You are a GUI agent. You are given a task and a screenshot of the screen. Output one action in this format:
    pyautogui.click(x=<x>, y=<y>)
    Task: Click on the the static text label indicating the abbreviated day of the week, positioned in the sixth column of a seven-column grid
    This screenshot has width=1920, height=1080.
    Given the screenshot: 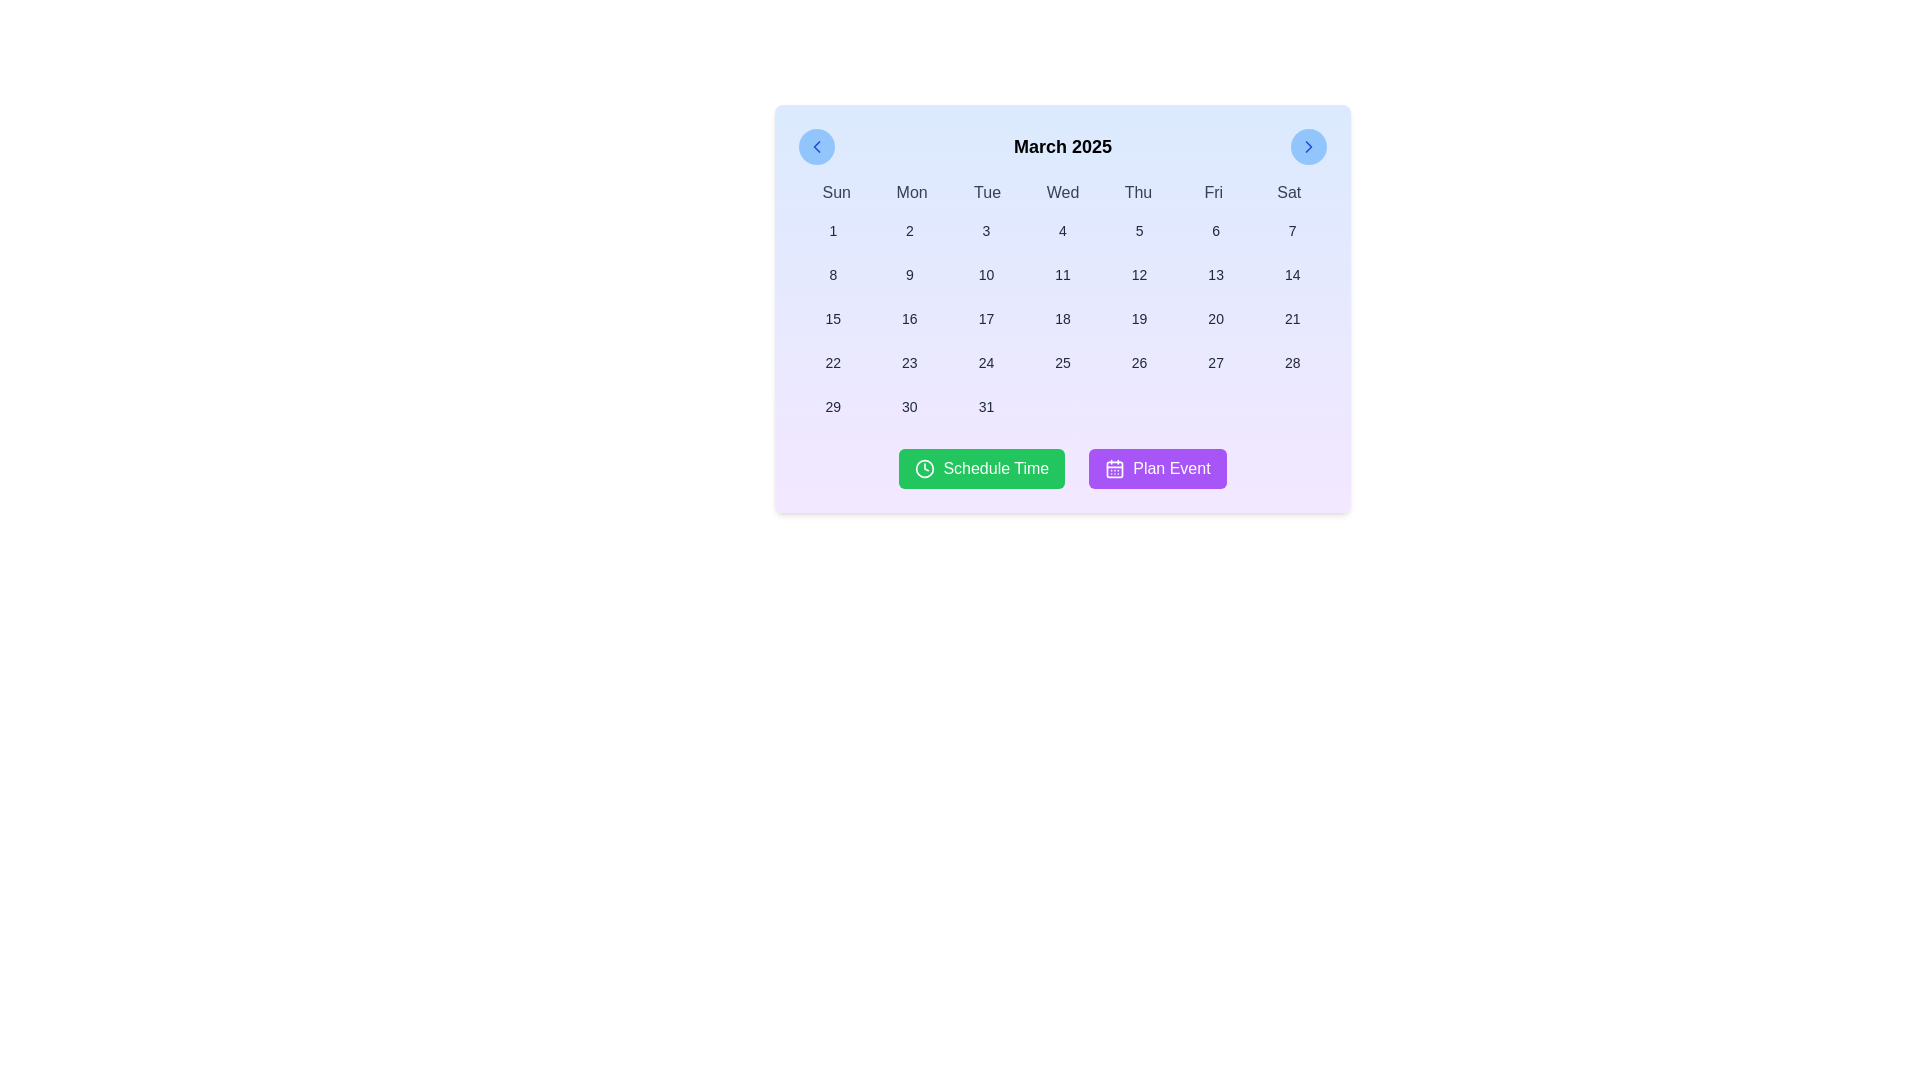 What is the action you would take?
    pyautogui.click(x=1212, y=192)
    